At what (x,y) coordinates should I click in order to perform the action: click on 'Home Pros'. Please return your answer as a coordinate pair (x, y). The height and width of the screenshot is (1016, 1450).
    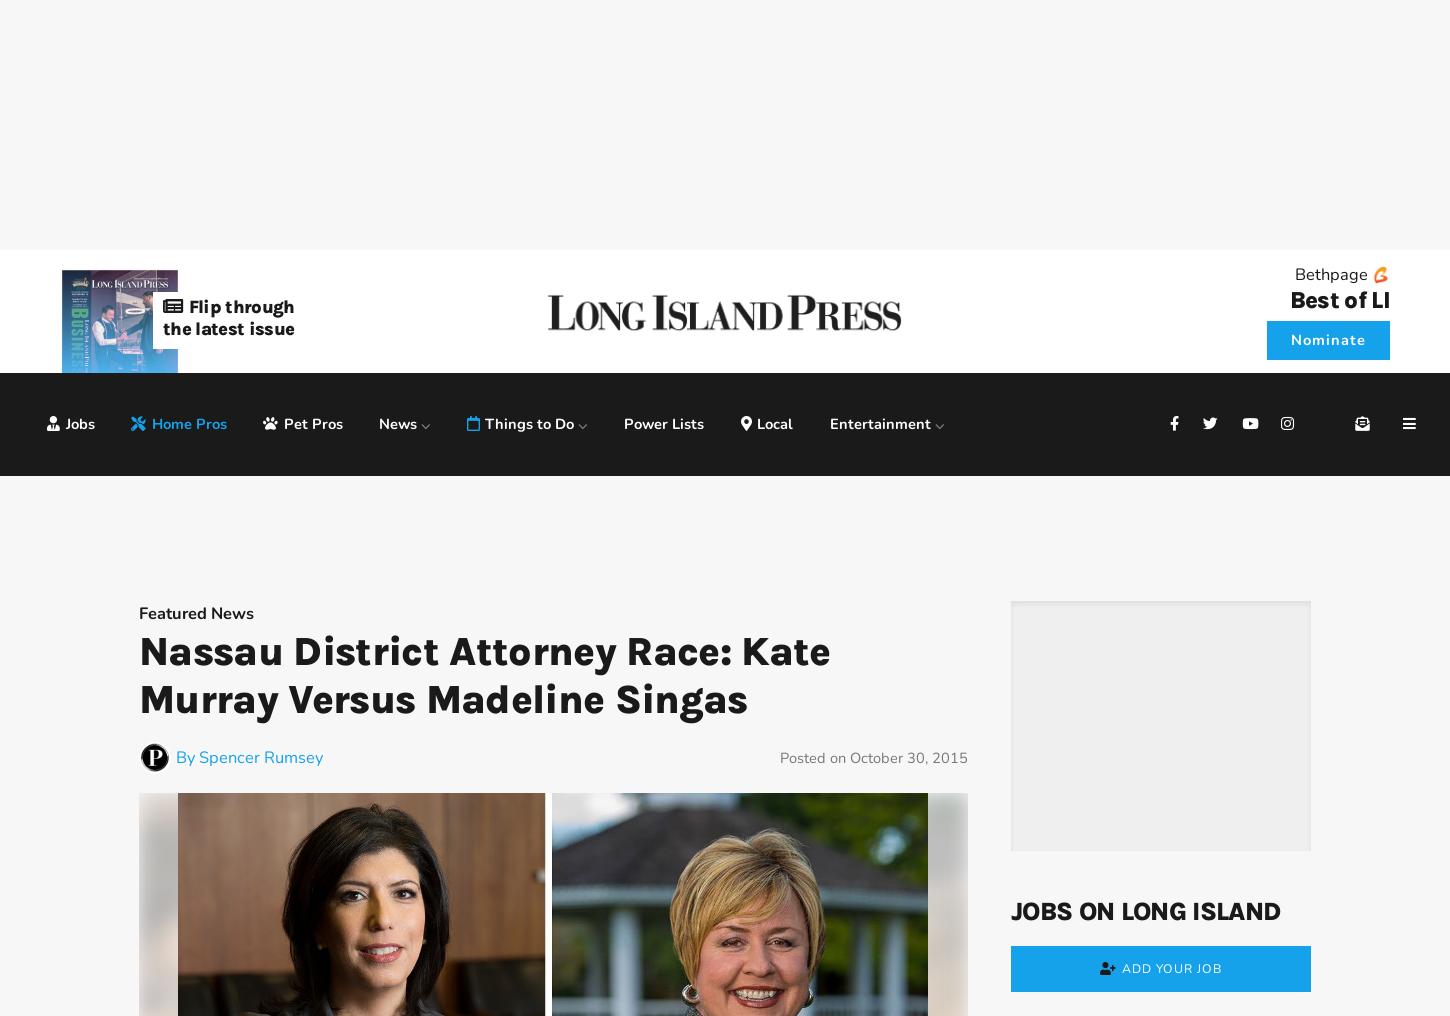
    Looking at the image, I should click on (187, 422).